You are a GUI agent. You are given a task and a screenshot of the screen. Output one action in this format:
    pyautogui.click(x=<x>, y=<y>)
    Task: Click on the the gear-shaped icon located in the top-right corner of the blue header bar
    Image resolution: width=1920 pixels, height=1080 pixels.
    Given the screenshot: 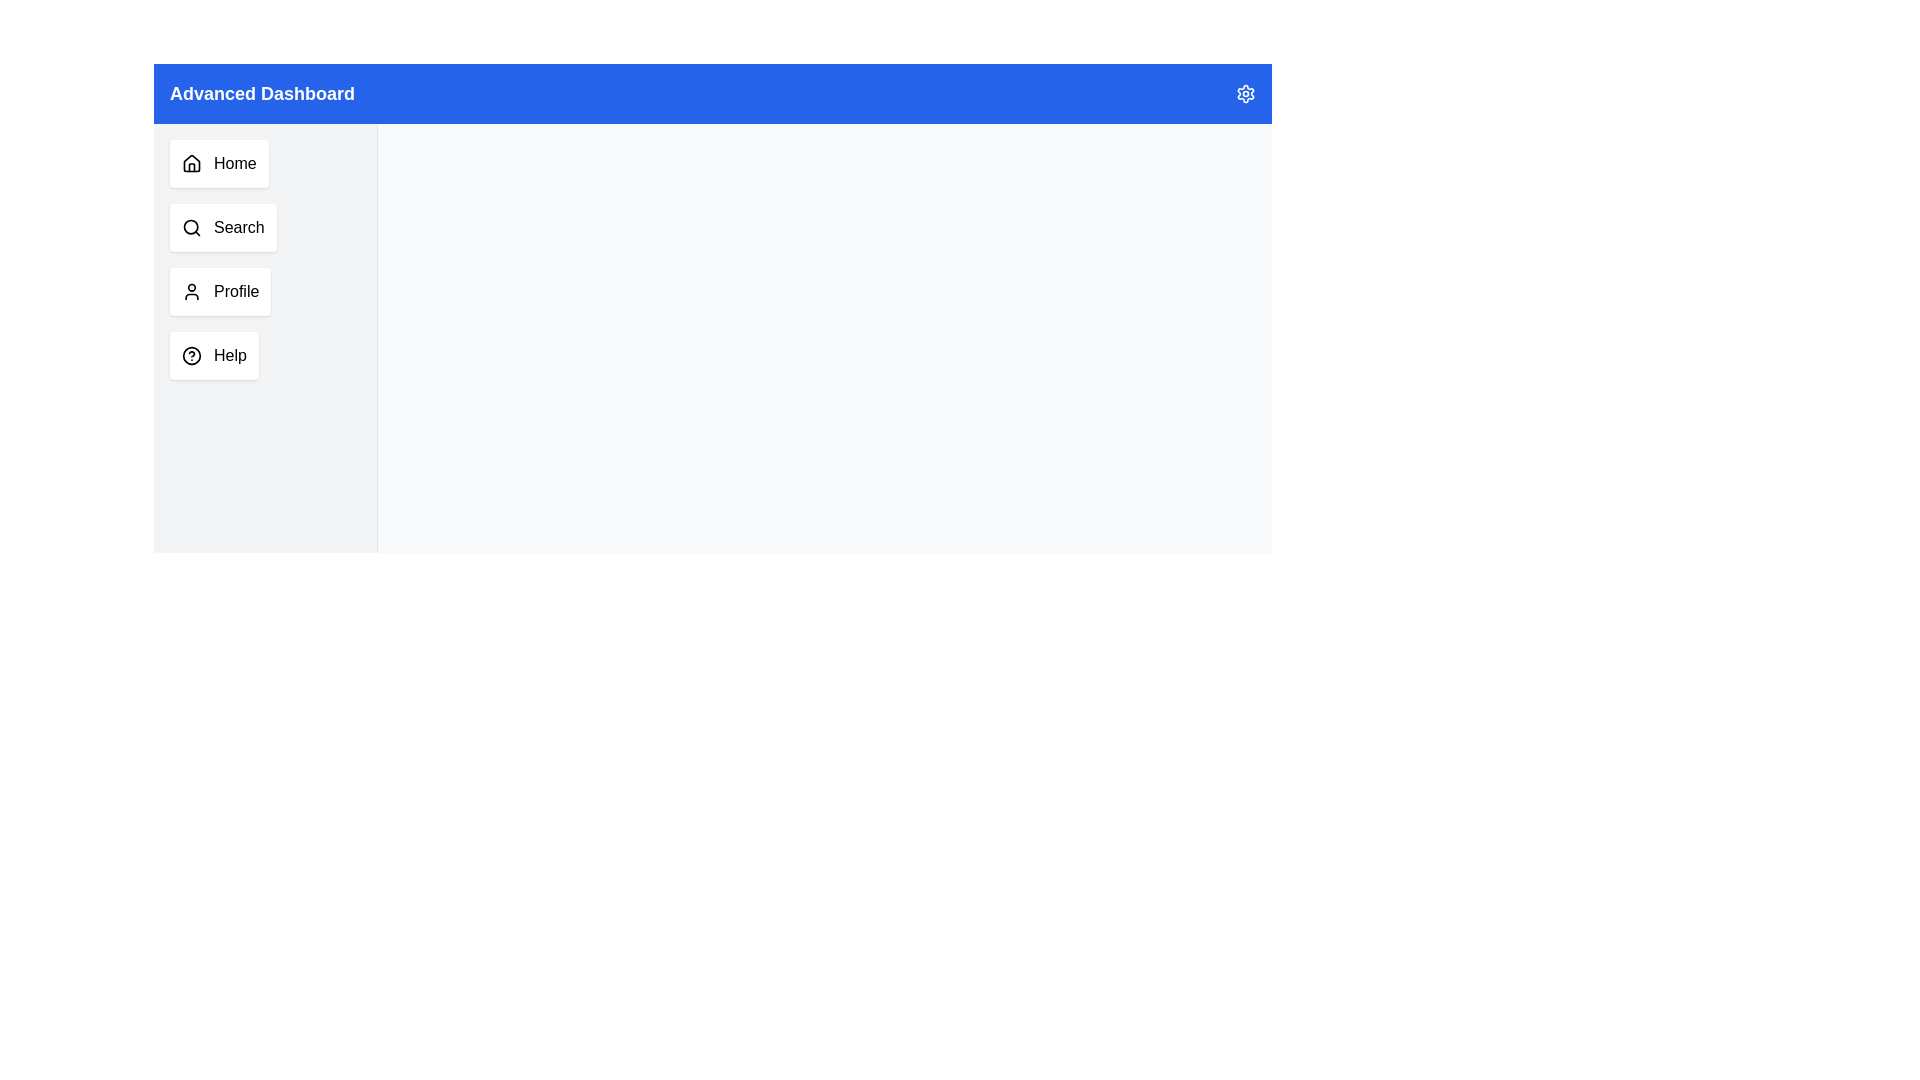 What is the action you would take?
    pyautogui.click(x=1245, y=93)
    